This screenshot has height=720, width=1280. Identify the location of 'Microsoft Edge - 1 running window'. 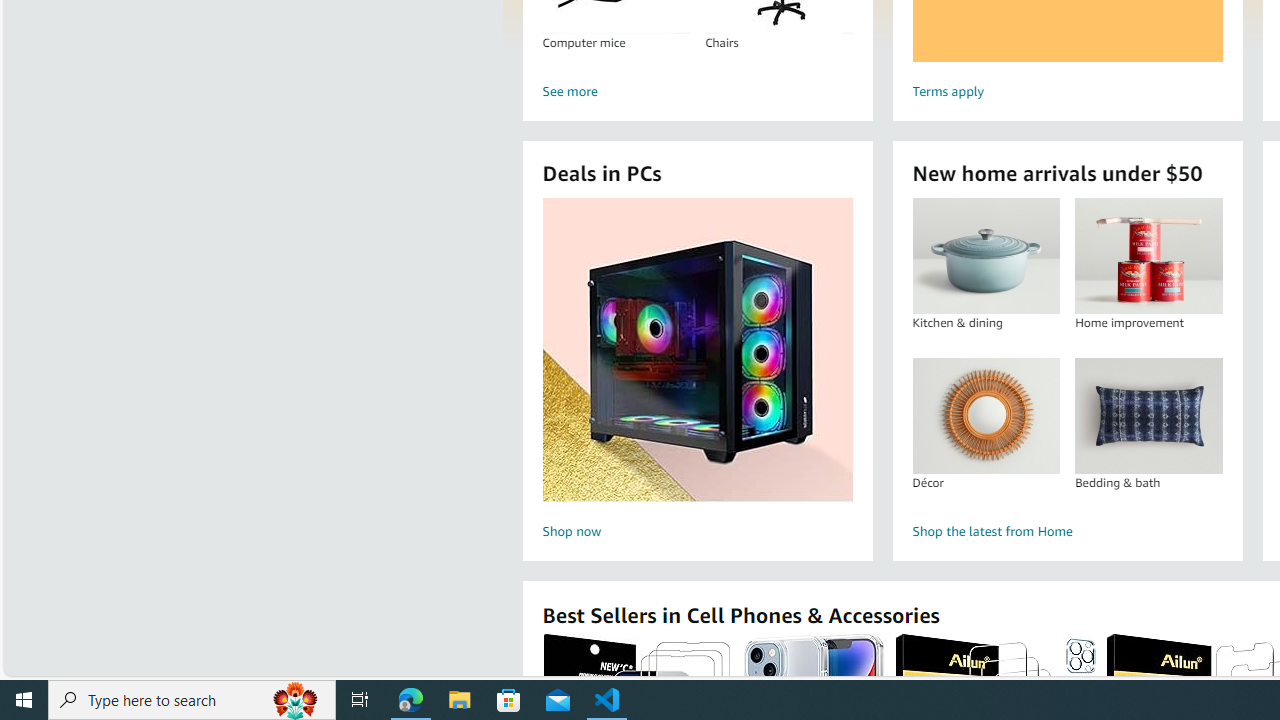
(410, 698).